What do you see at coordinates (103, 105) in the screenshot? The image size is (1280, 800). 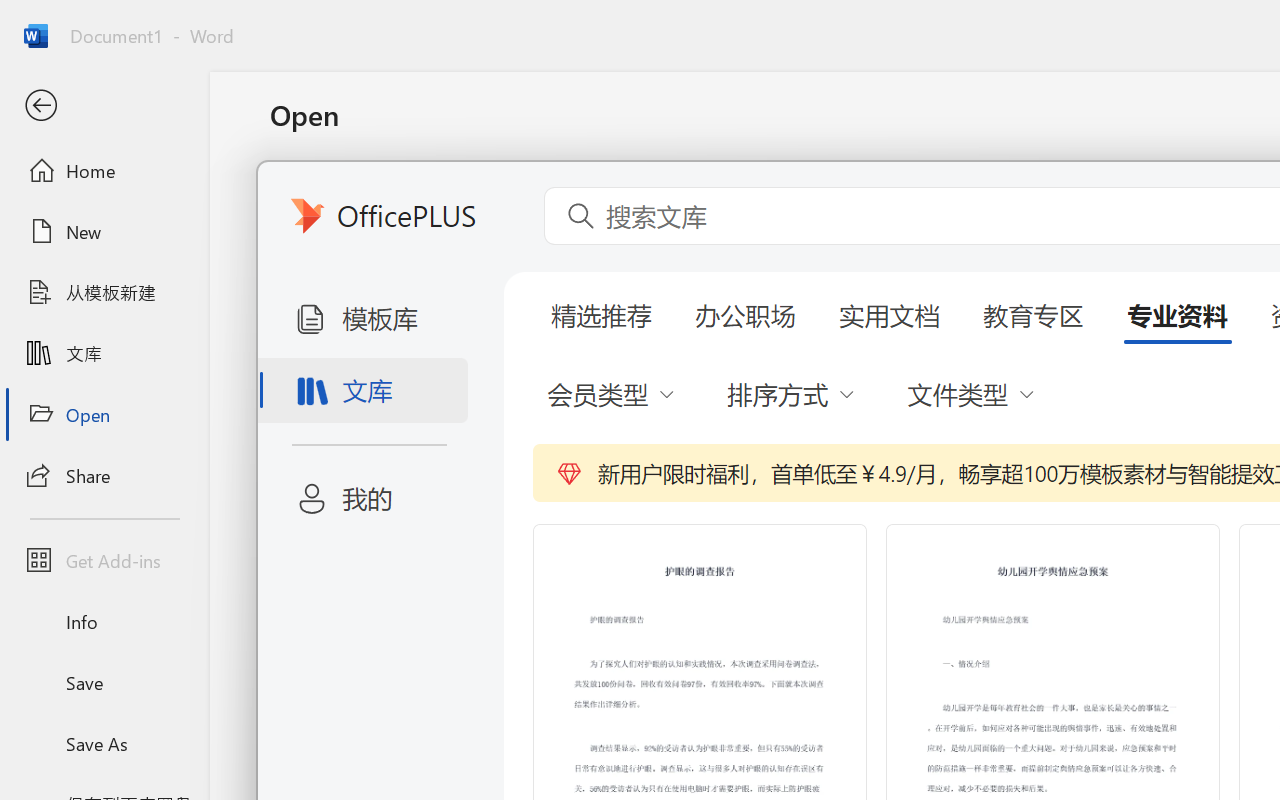 I see `'Back'` at bounding box center [103, 105].